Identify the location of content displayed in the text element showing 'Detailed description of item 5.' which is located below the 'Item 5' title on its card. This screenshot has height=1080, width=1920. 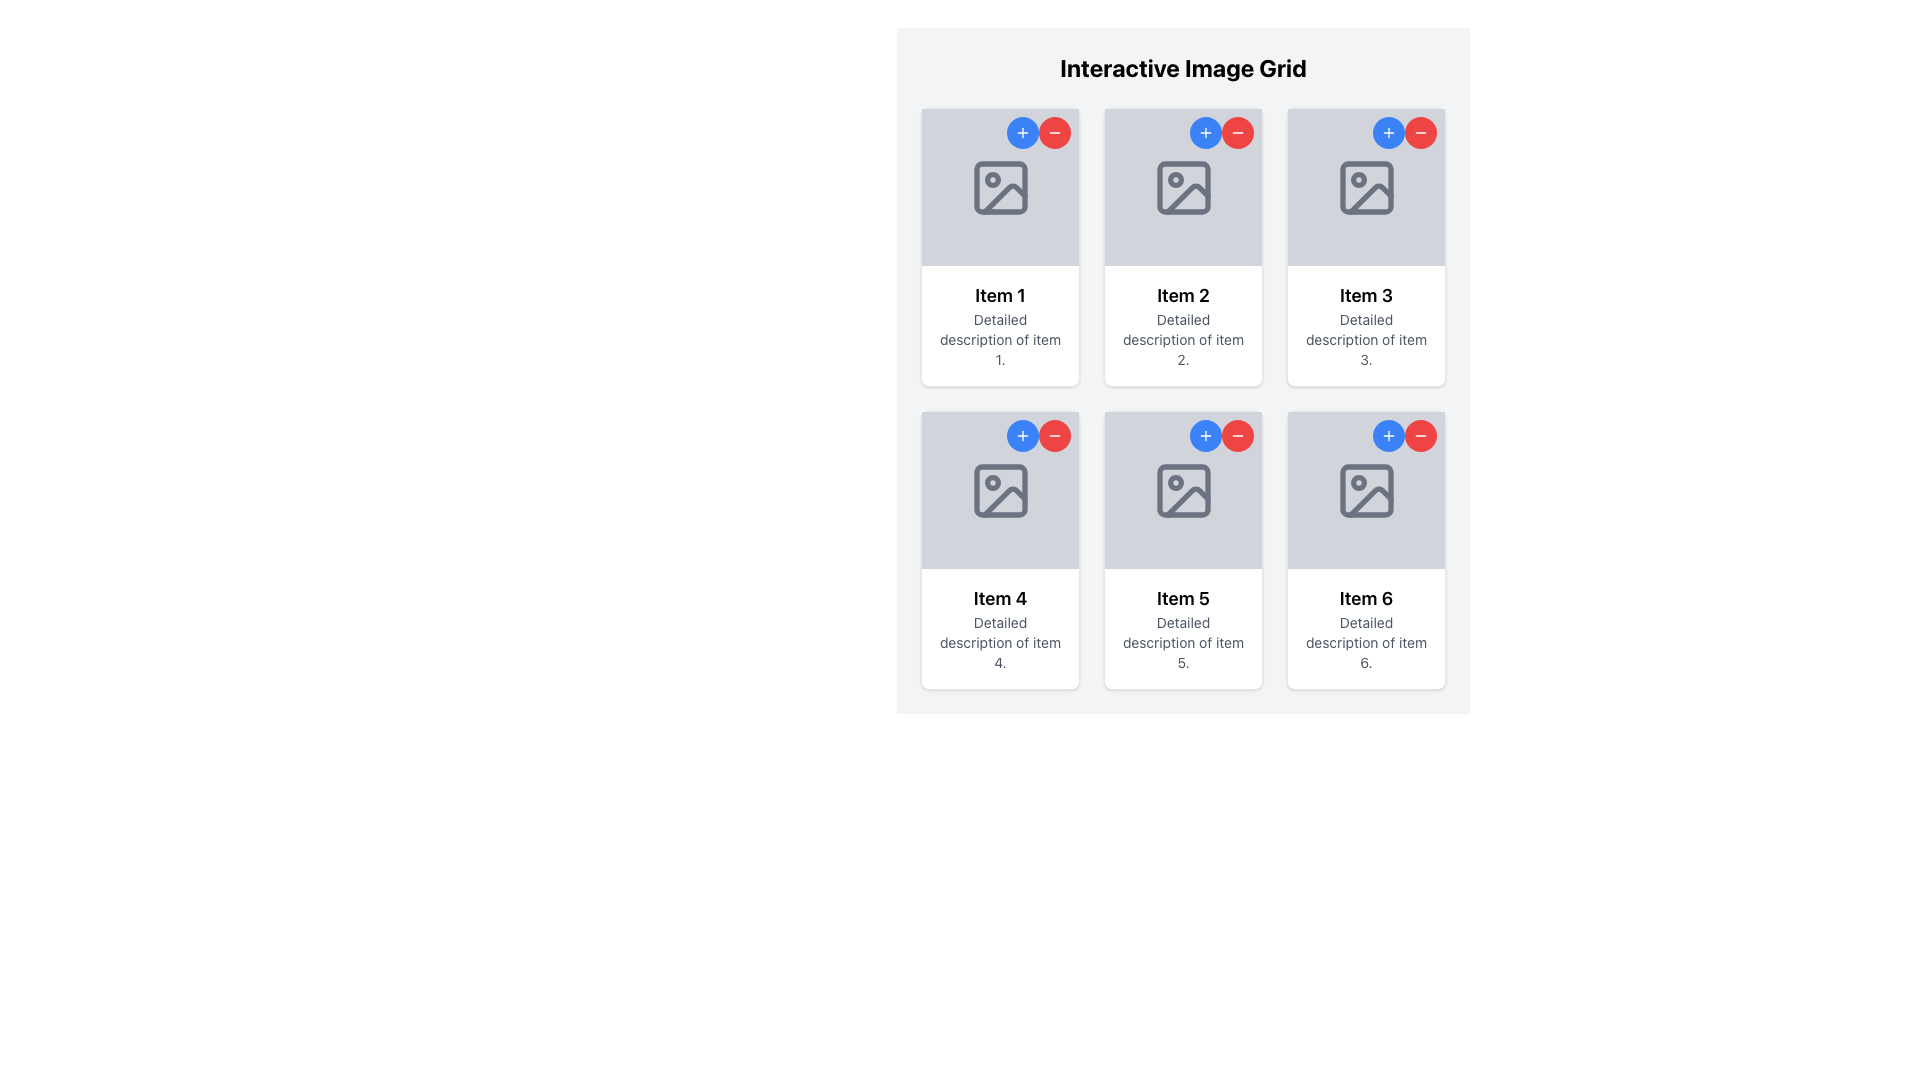
(1183, 643).